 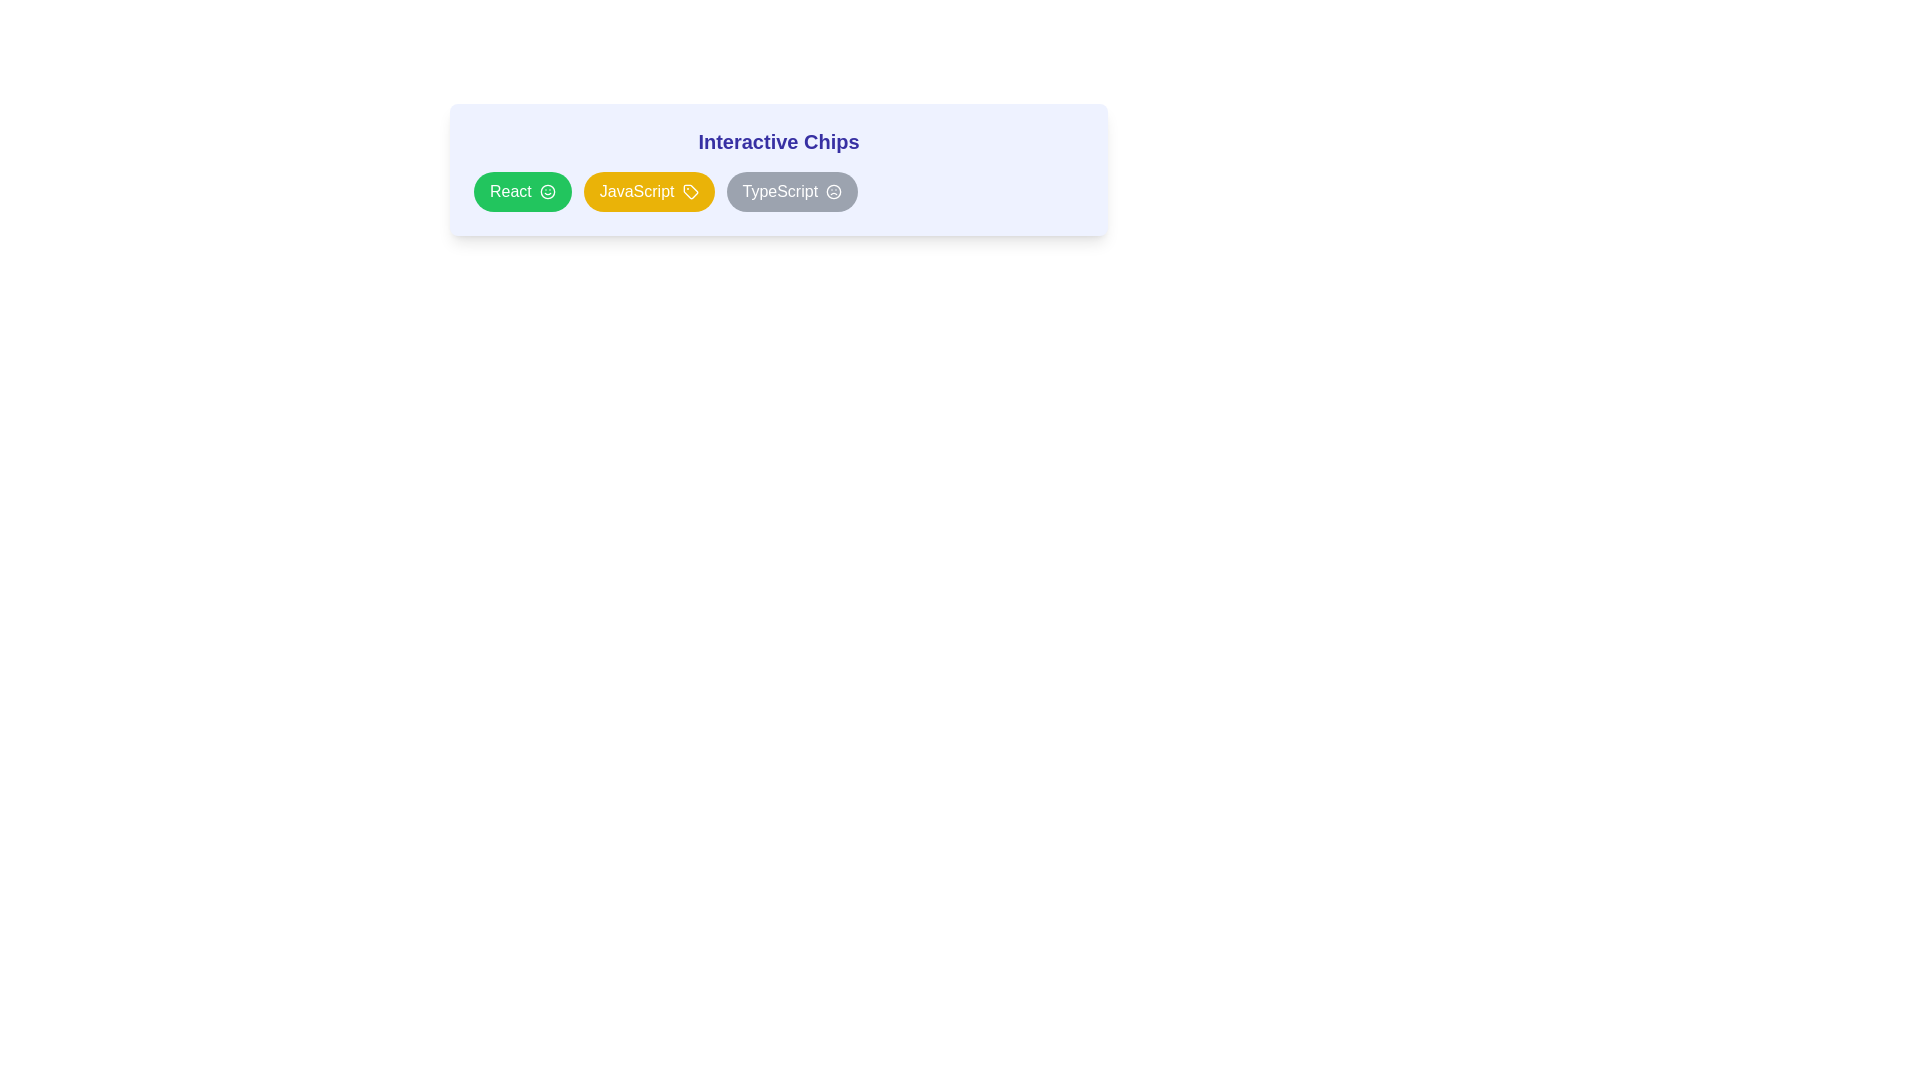 What do you see at coordinates (690, 192) in the screenshot?
I see `the tag-like icon to the right of the 'JavaScript' label within the yellow chip` at bounding box center [690, 192].